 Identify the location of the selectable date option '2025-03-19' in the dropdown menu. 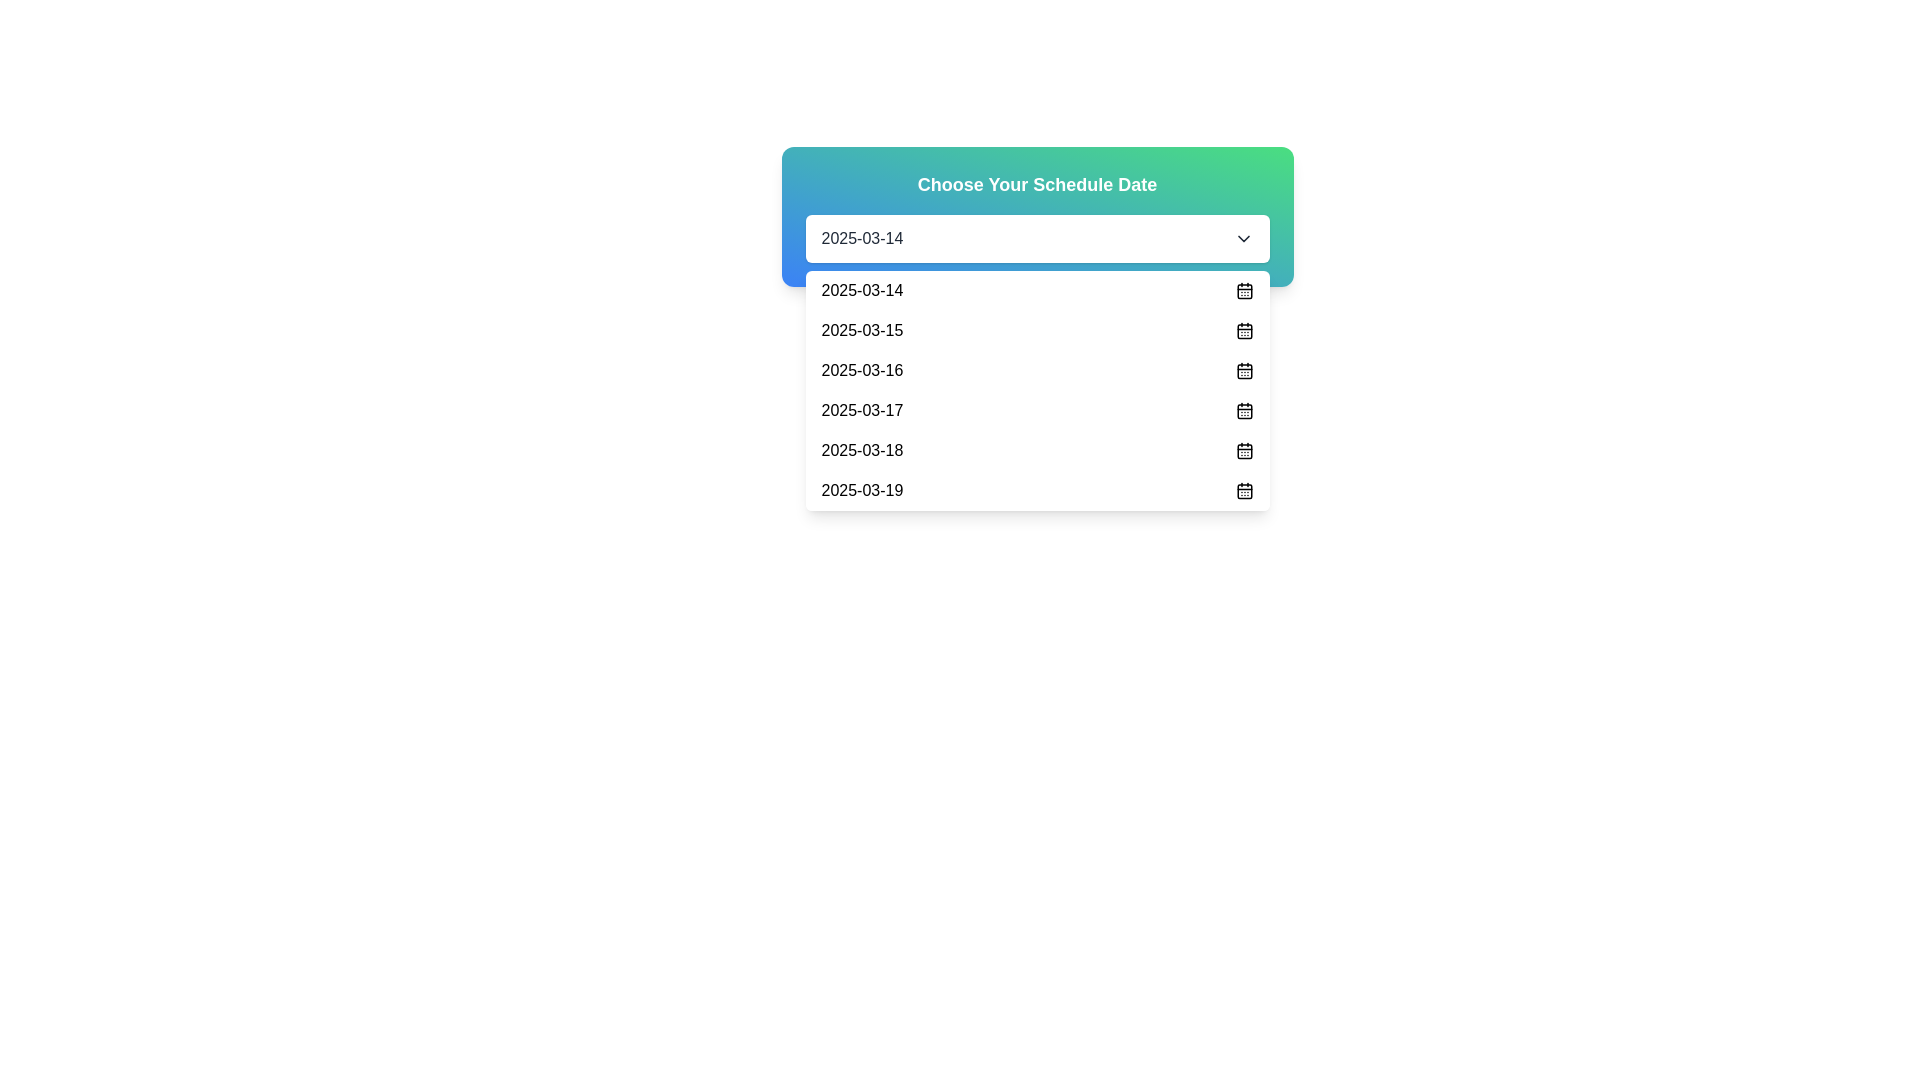
(862, 490).